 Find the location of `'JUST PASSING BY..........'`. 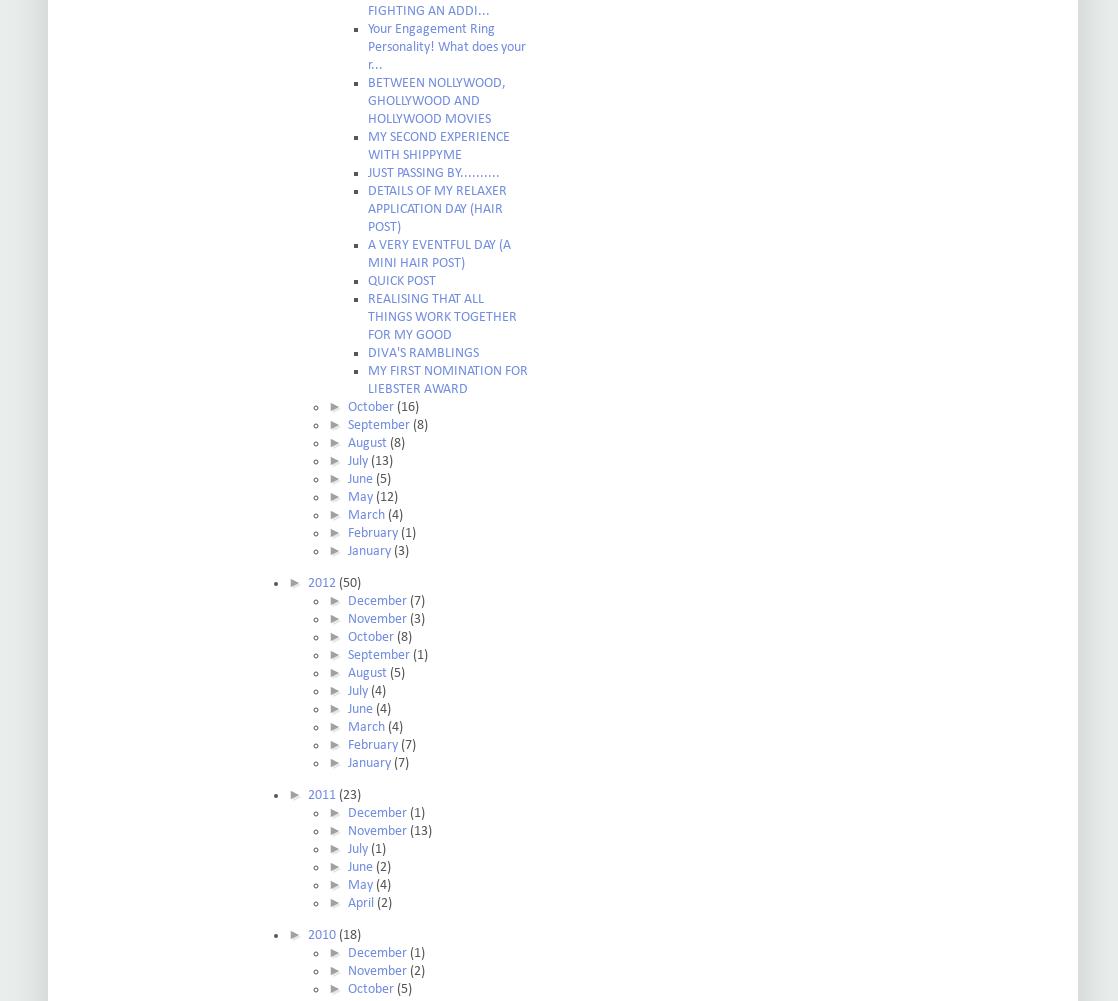

'JUST PASSING BY..........' is located at coordinates (367, 173).